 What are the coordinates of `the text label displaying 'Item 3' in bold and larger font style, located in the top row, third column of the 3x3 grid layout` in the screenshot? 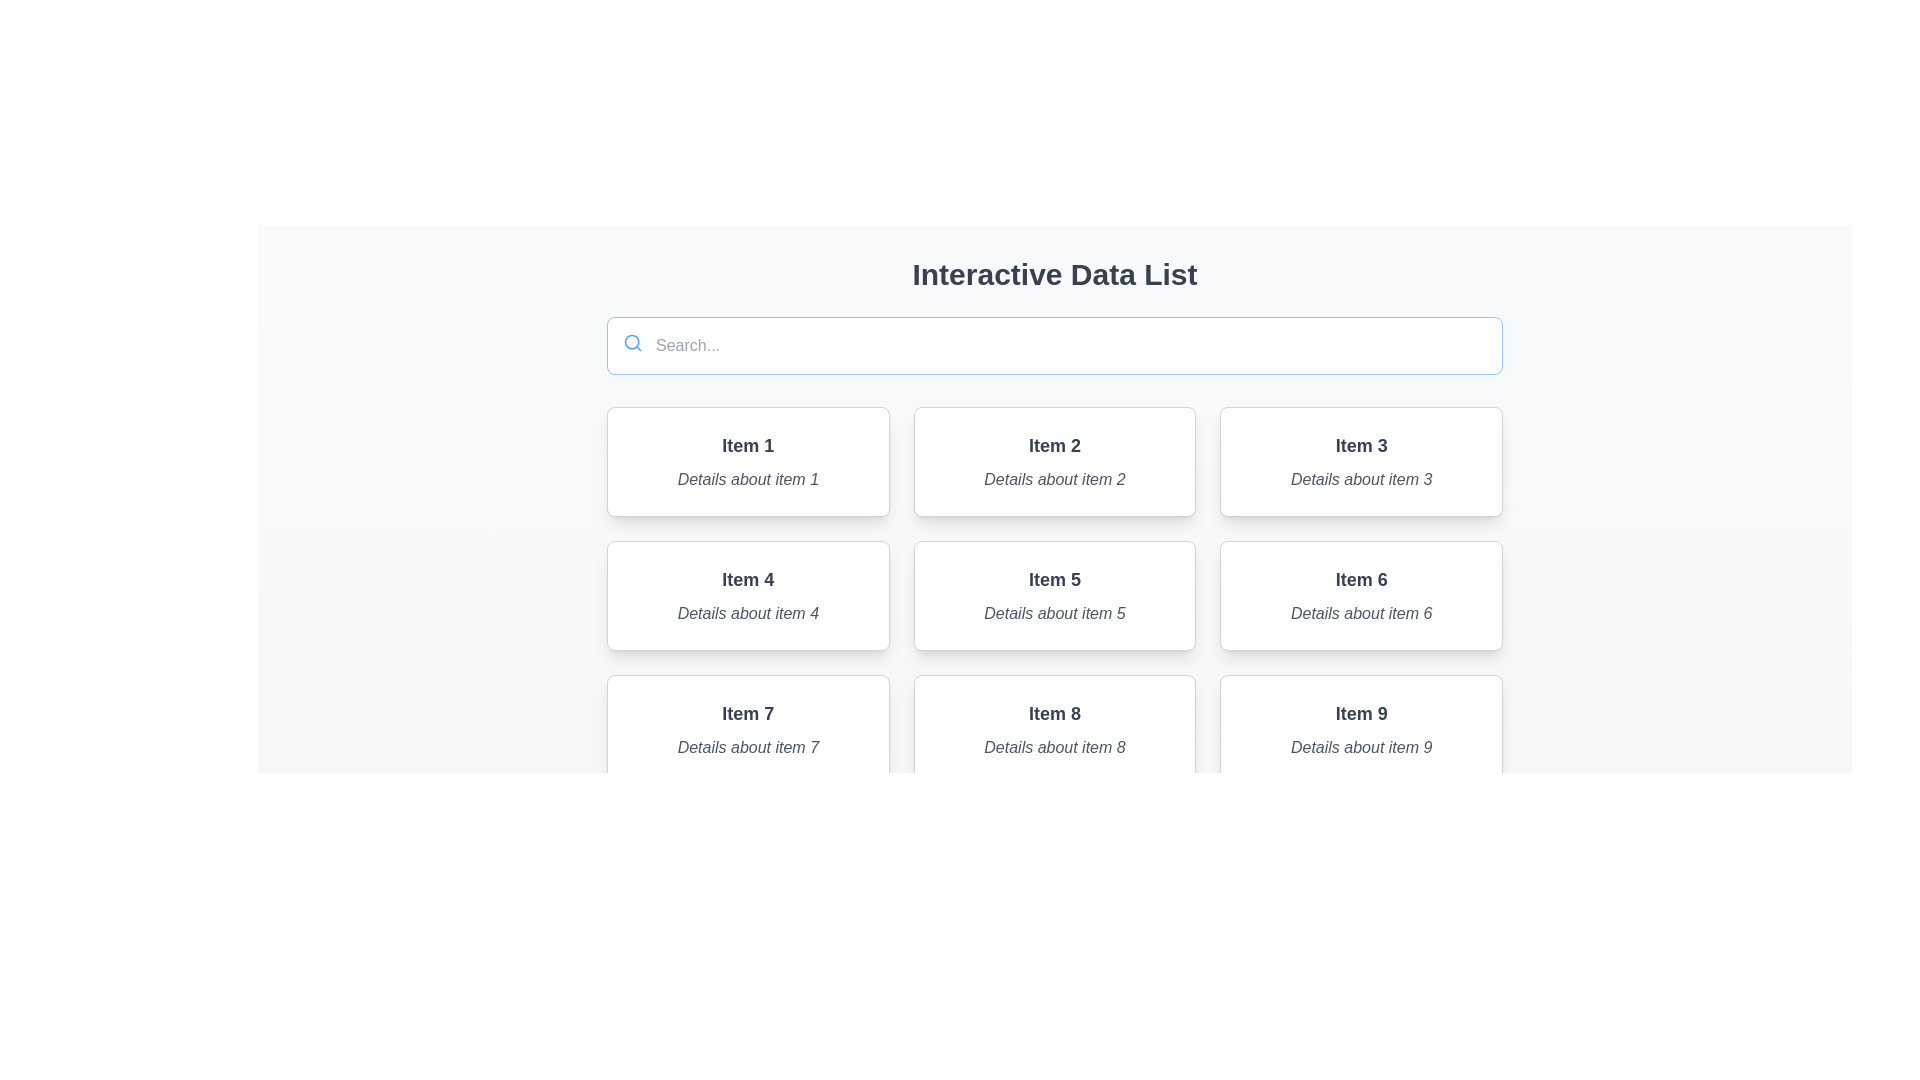 It's located at (1360, 445).